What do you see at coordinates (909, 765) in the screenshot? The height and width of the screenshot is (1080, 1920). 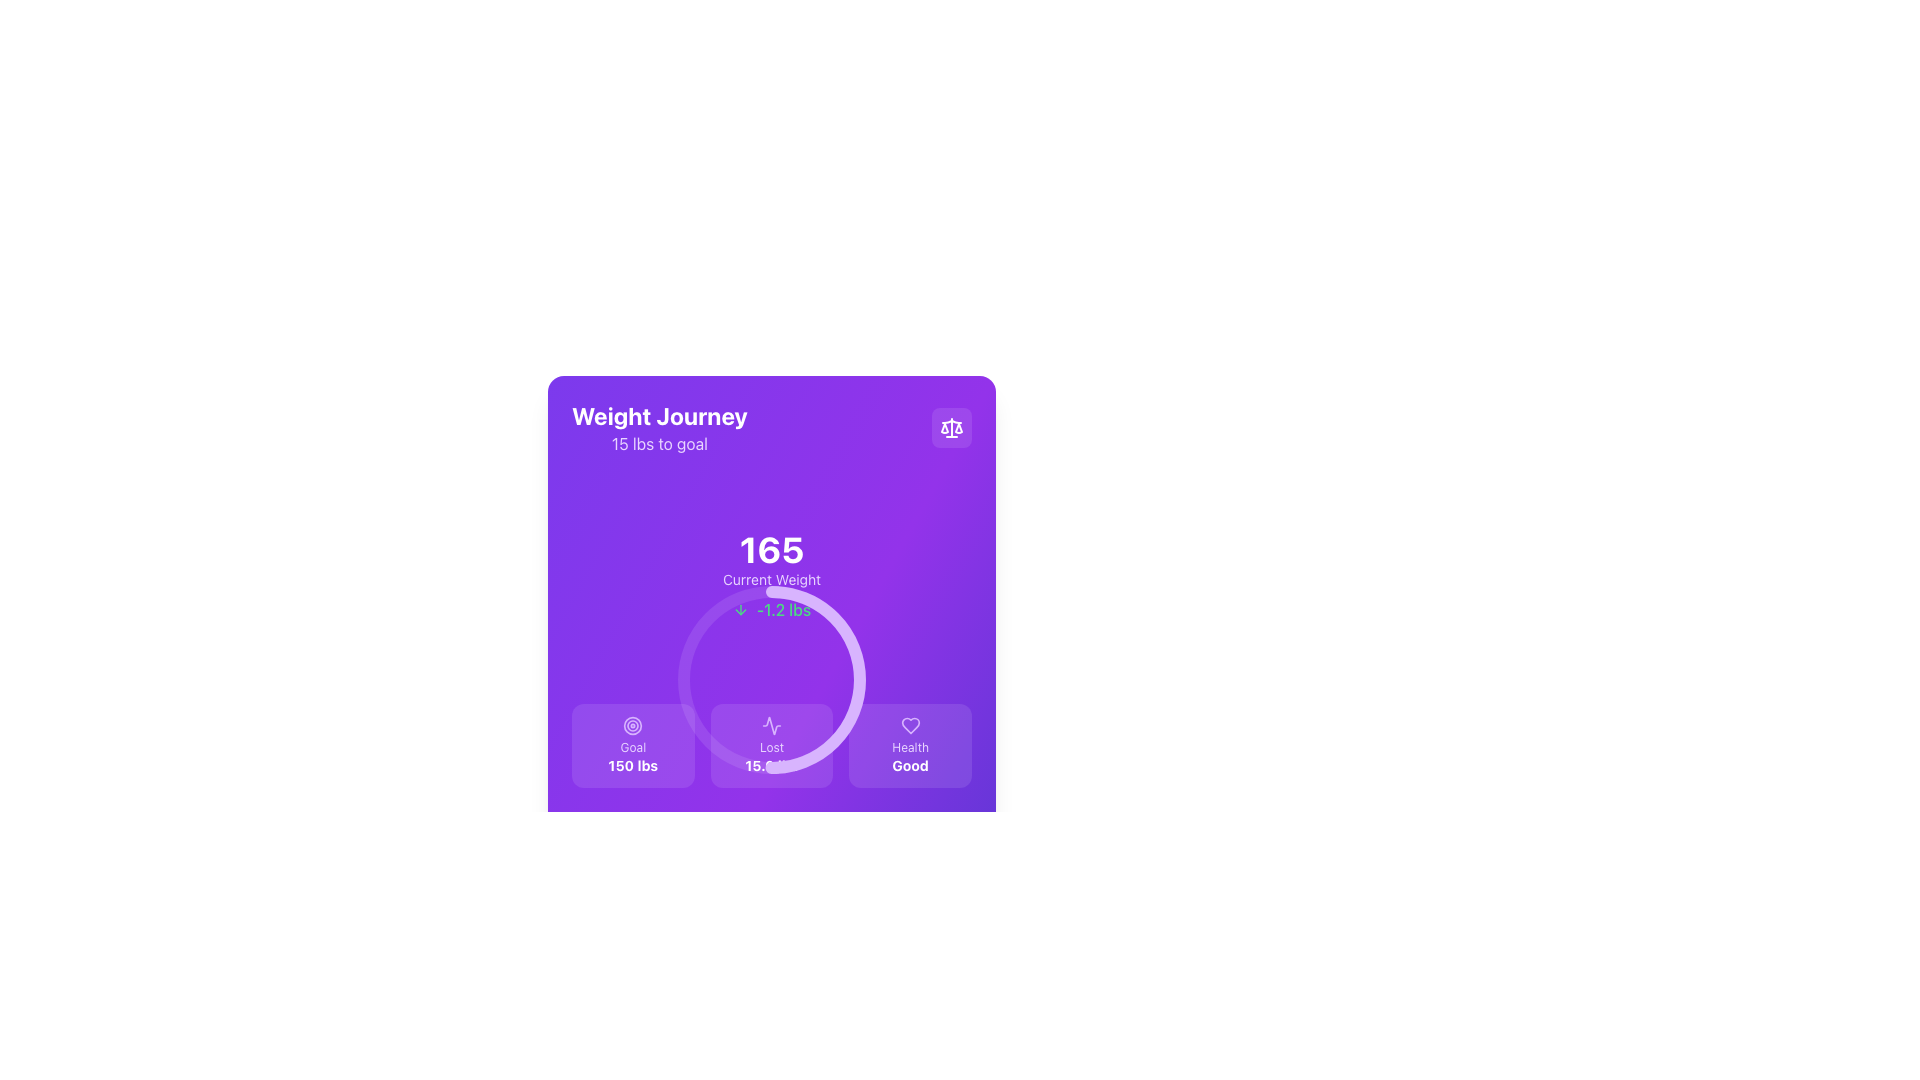 I see `the text label displaying the word 'Good' in bold, small-sized font with a white color, located at the bottom of the rightmost tile beneath the 'Health' label` at bounding box center [909, 765].